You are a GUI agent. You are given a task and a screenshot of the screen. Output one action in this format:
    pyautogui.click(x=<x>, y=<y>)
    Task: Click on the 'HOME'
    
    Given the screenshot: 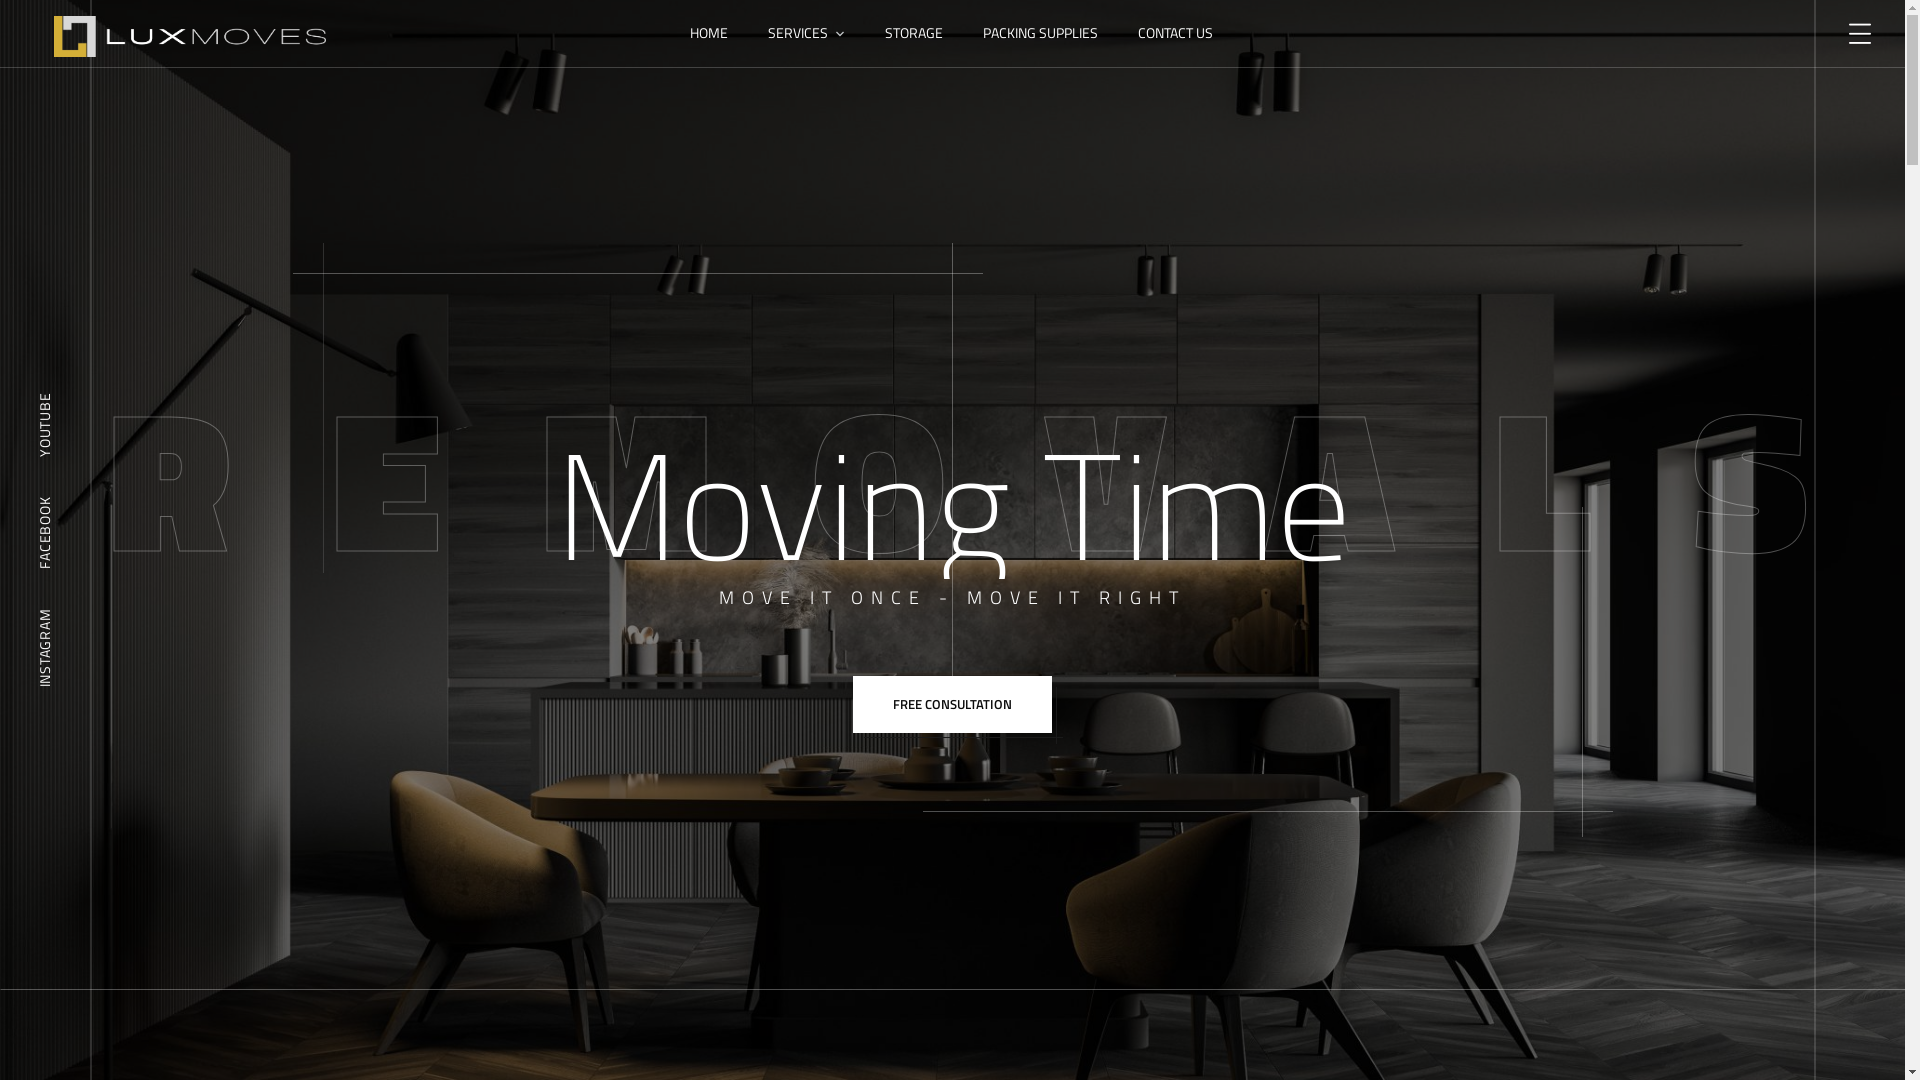 What is the action you would take?
    pyautogui.click(x=709, y=33)
    